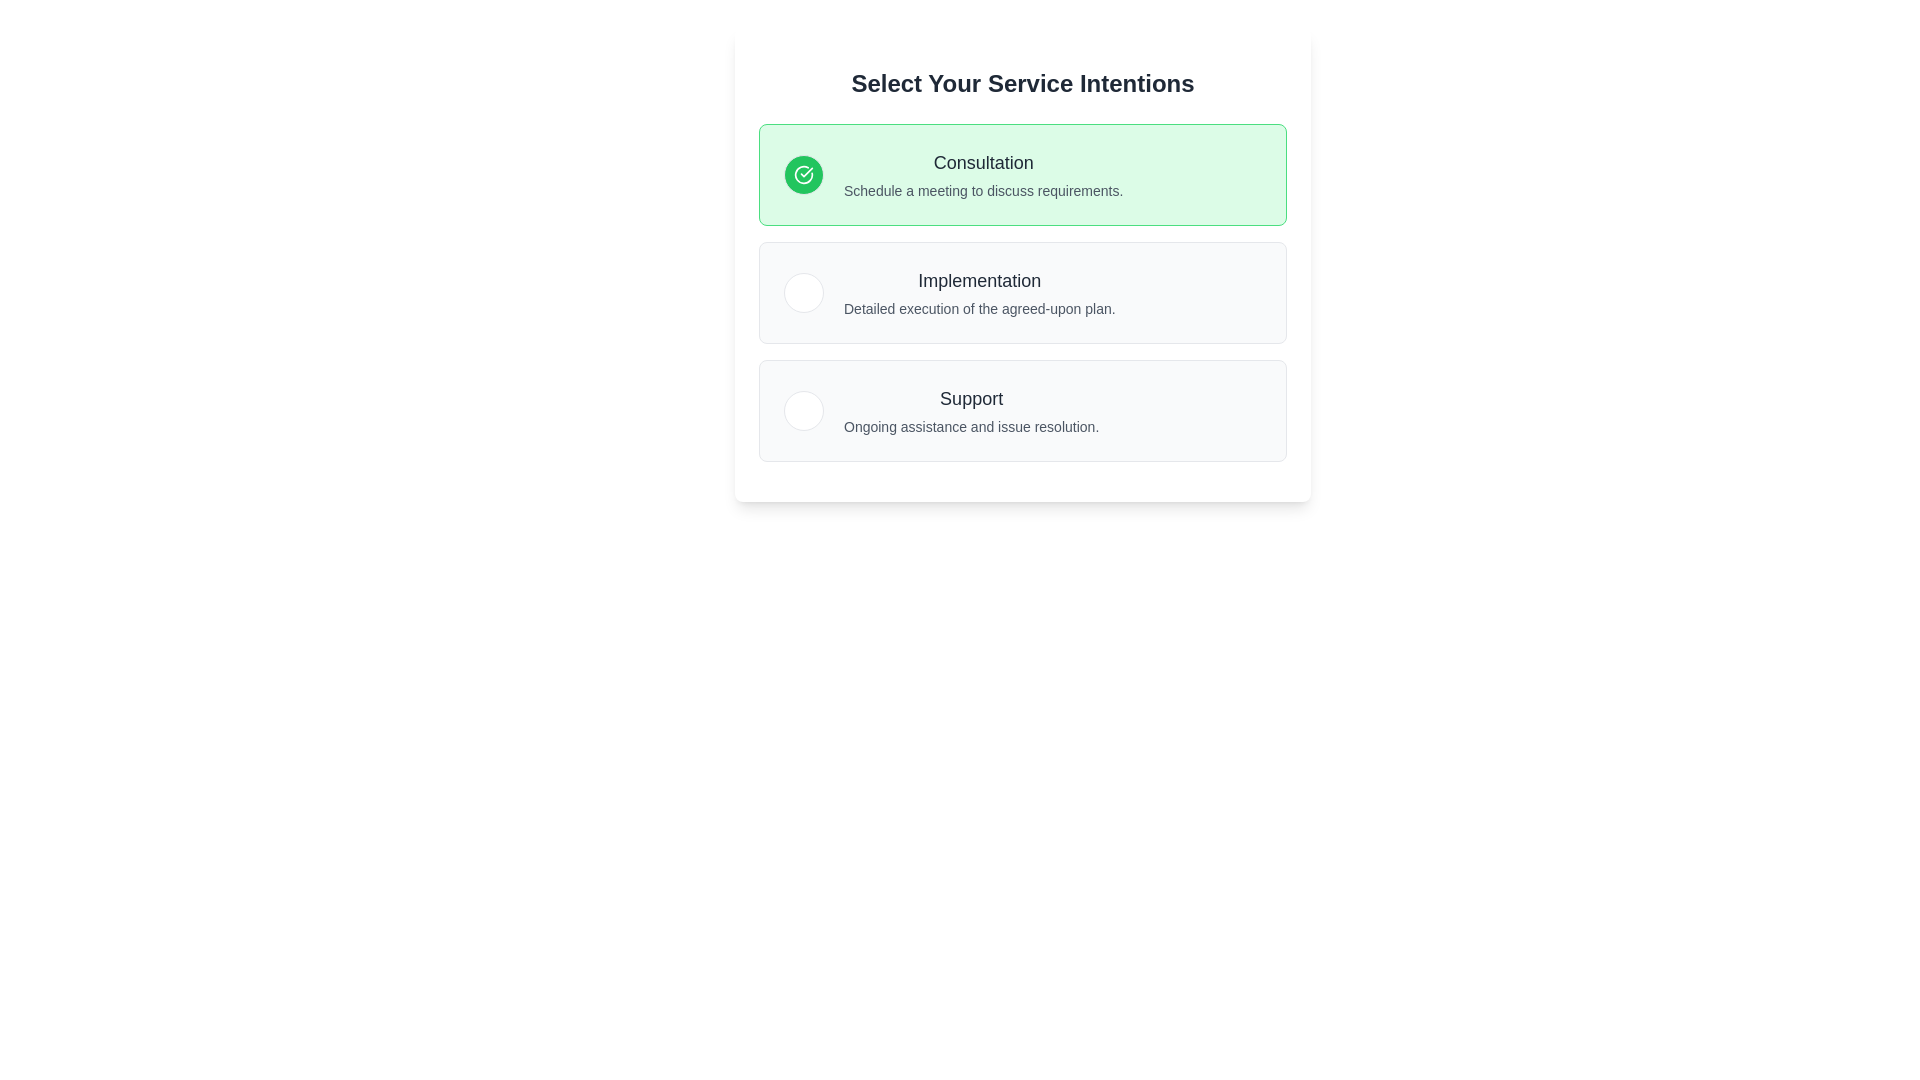  I want to click on the circular icon on the left side of the 'Support' selectable option element, so click(940, 410).